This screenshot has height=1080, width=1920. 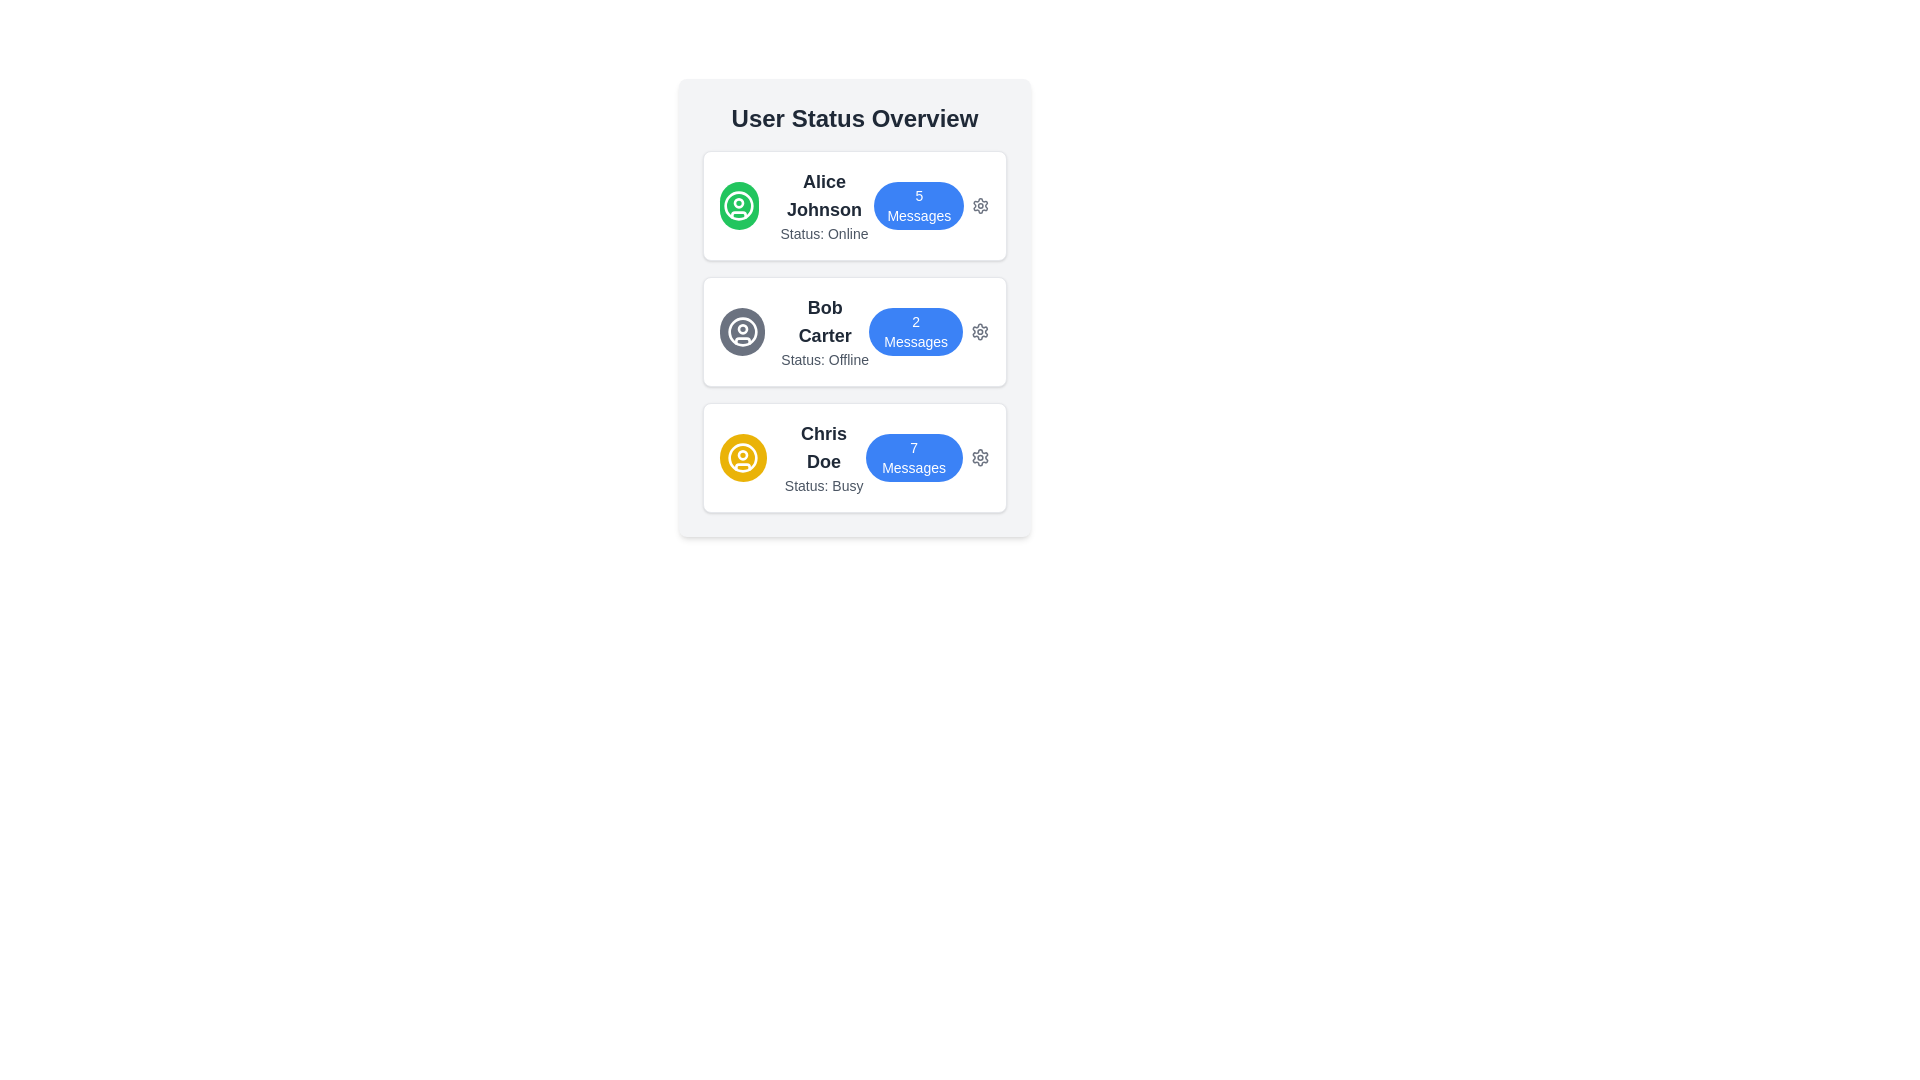 What do you see at coordinates (824, 458) in the screenshot?
I see `the Text Label displaying the name and current status of the user 'Chris Doe' in the 'User Status Overview' section, located between a circular yellow icon and a blue button labeled '7 Messages'` at bounding box center [824, 458].